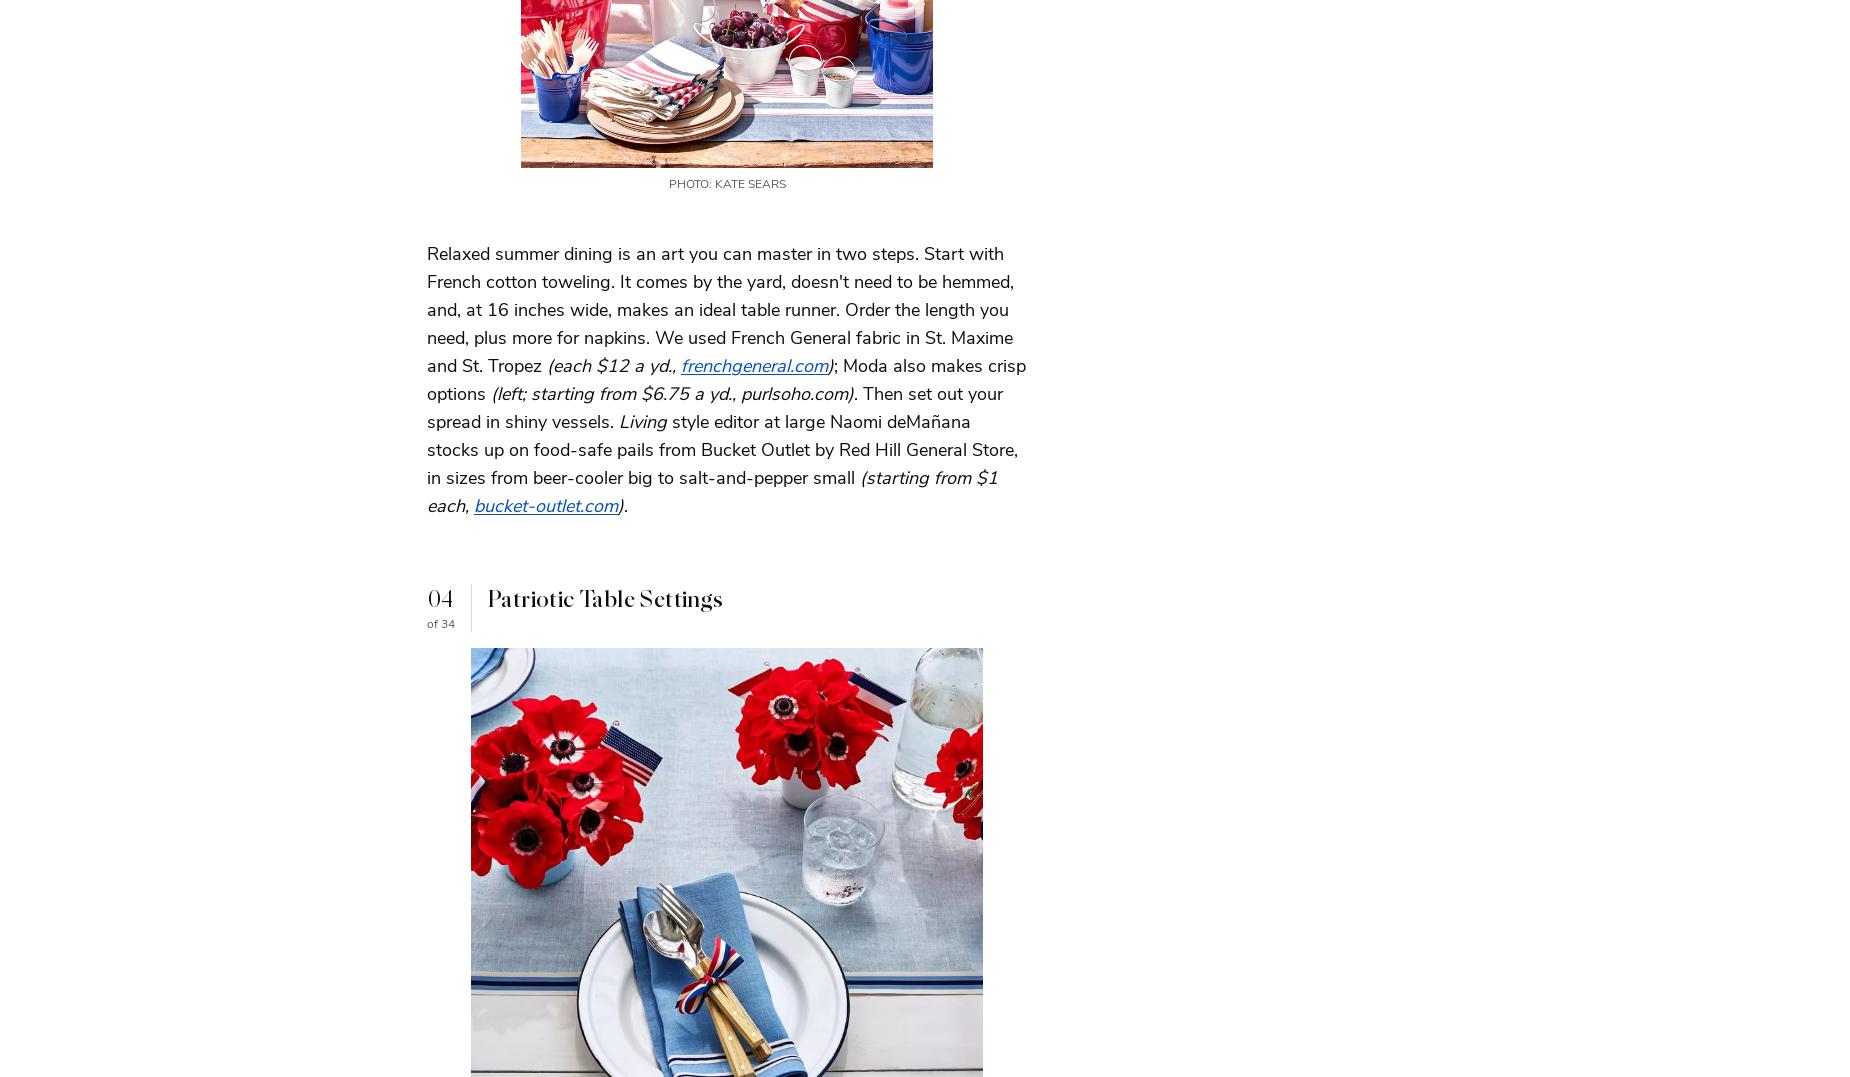  I want to click on '(starting from $1 each,', so click(712, 491).